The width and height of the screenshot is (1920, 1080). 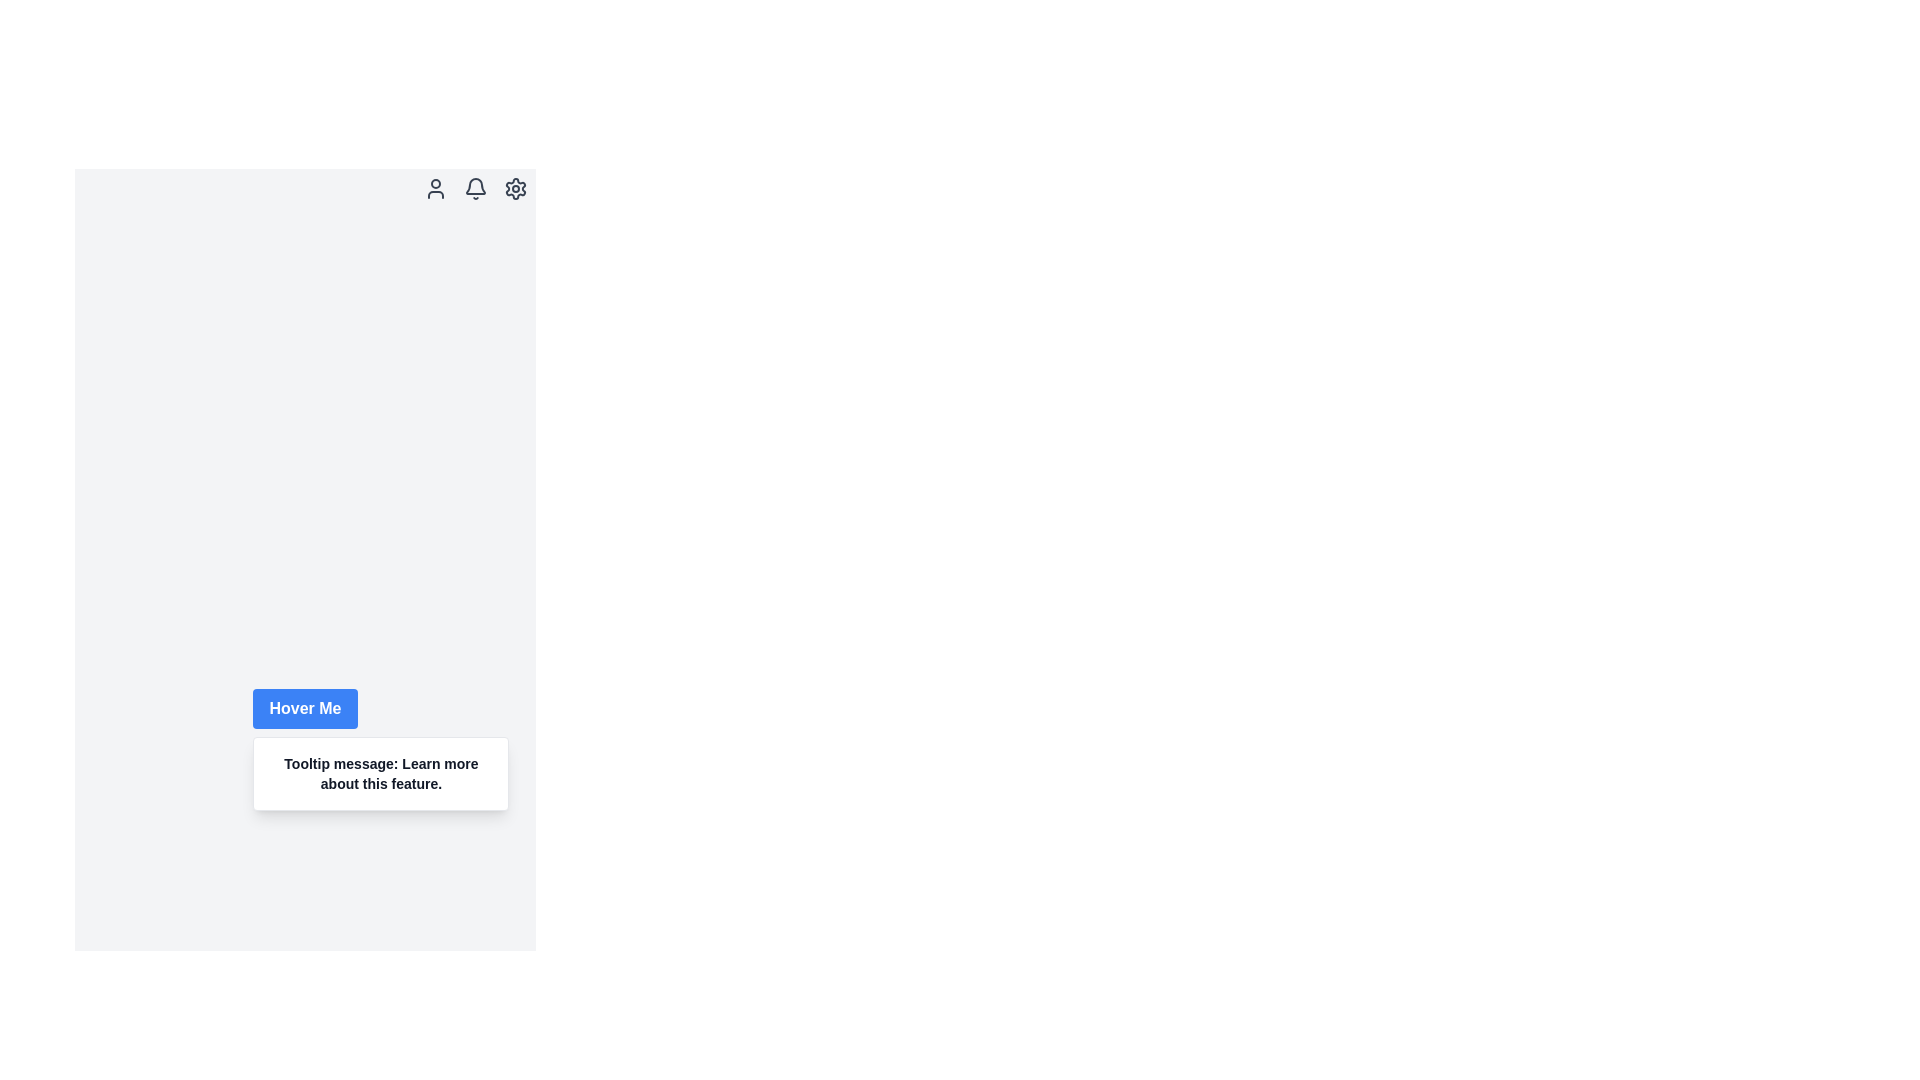 What do you see at coordinates (515, 189) in the screenshot?
I see `the settings icon located in the top-right corner of the interface` at bounding box center [515, 189].